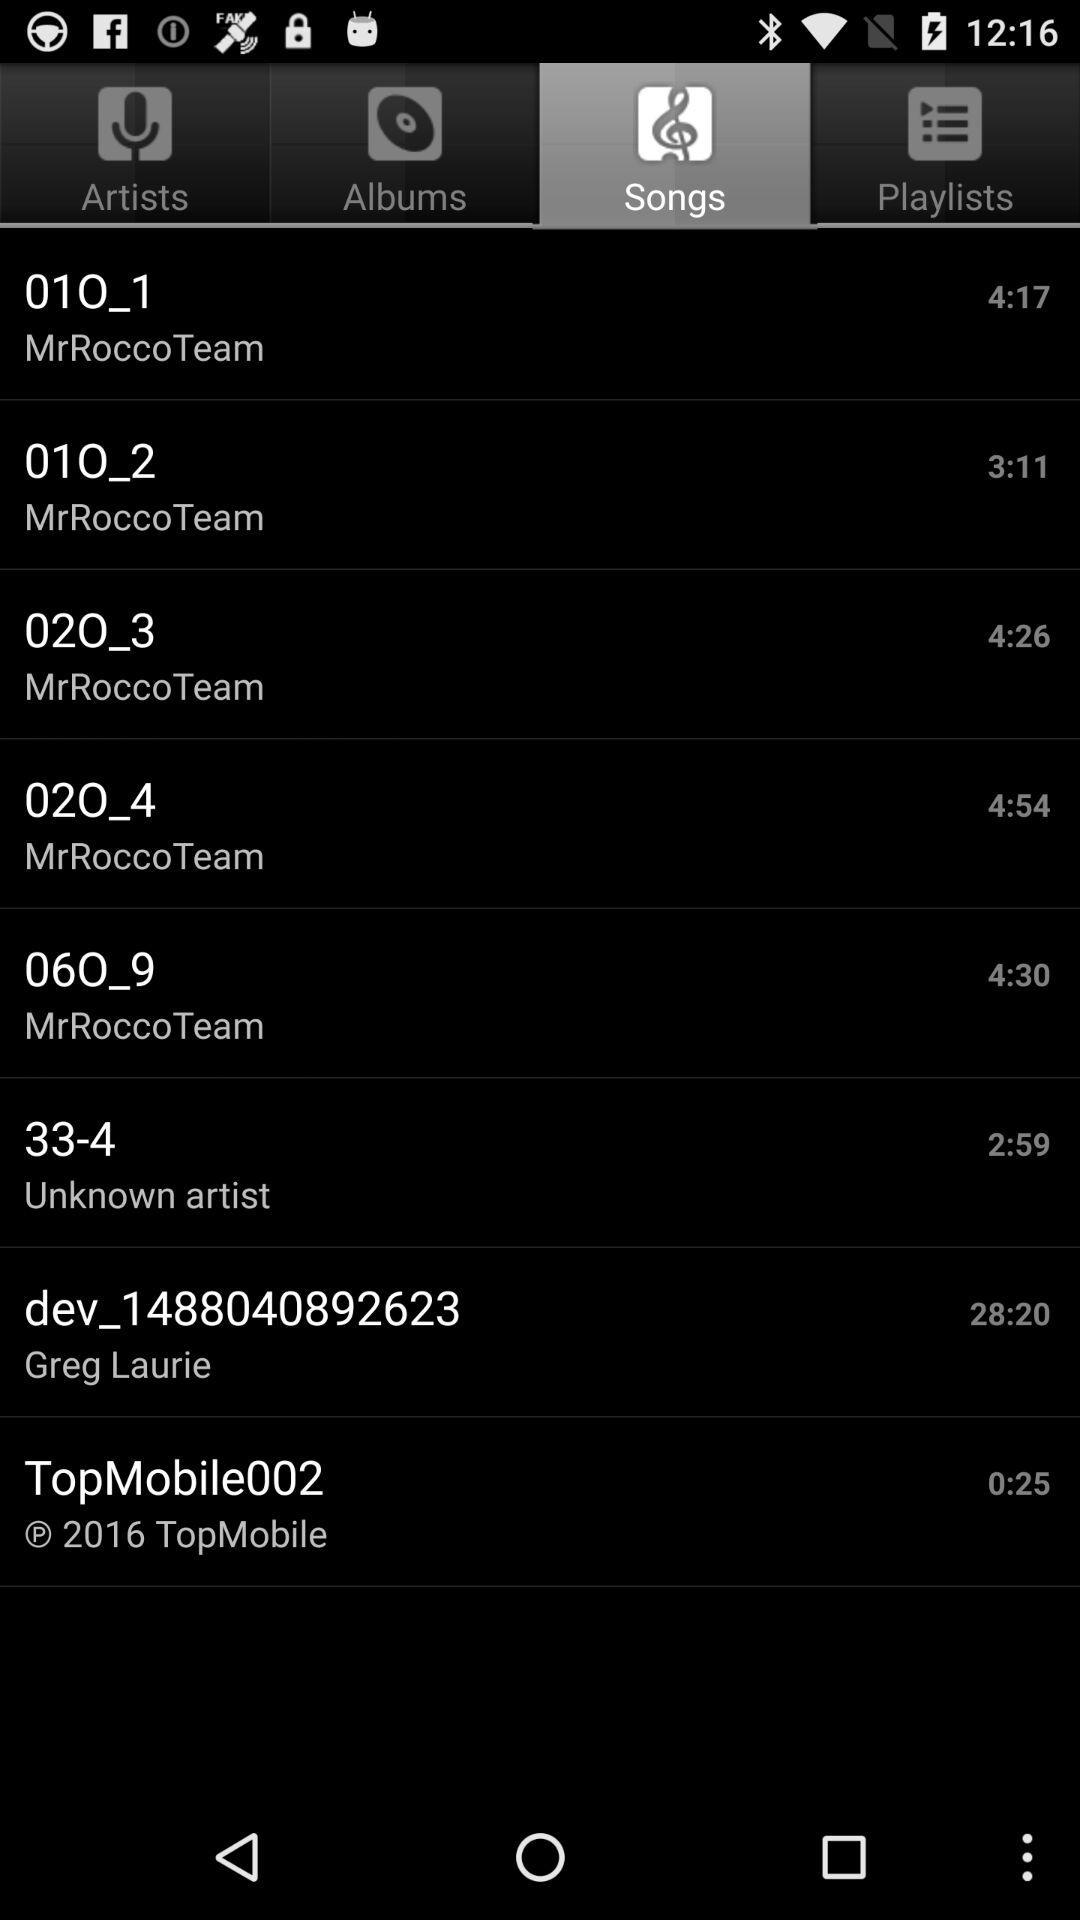 The width and height of the screenshot is (1080, 1920). I want to click on icon to the left of playlists icon, so click(405, 146).